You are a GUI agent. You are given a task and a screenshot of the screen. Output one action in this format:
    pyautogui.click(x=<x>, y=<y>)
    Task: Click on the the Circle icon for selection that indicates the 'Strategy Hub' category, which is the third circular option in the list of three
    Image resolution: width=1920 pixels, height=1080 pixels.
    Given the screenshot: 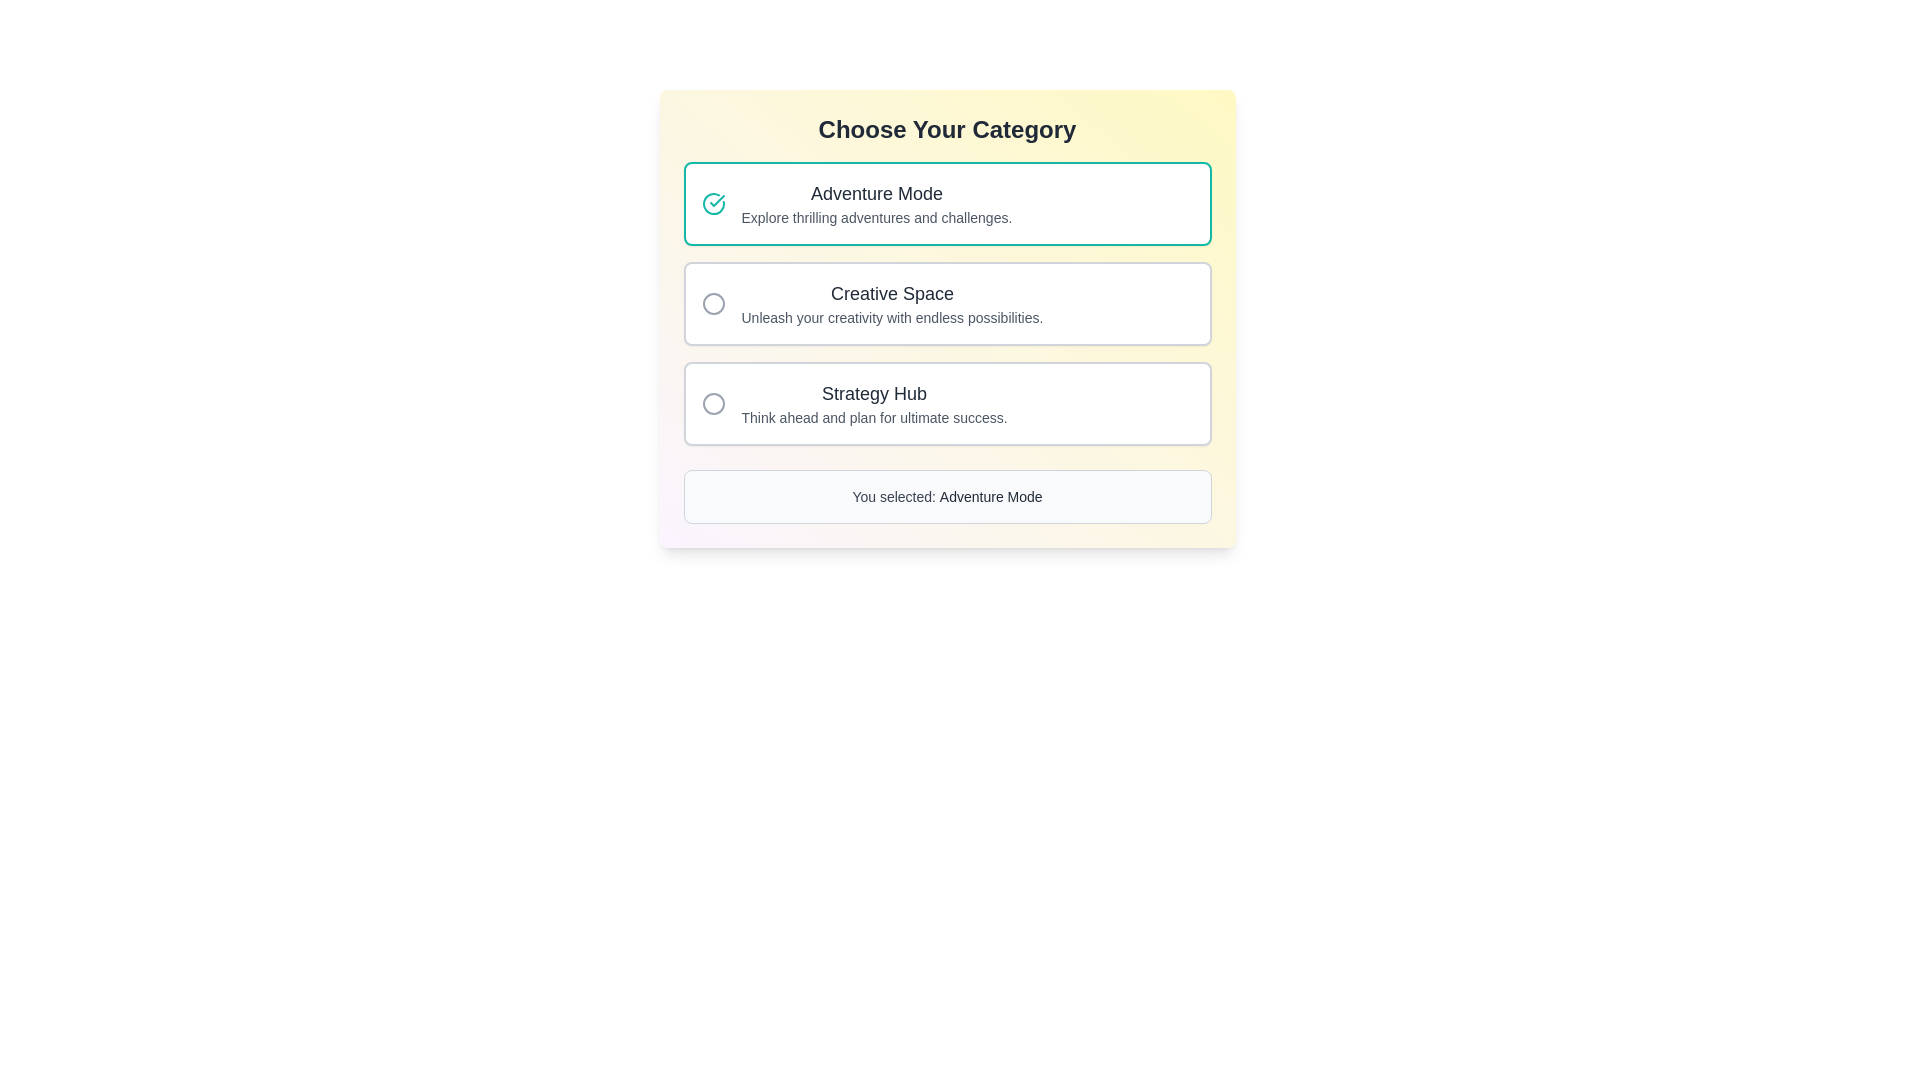 What is the action you would take?
    pyautogui.click(x=713, y=404)
    